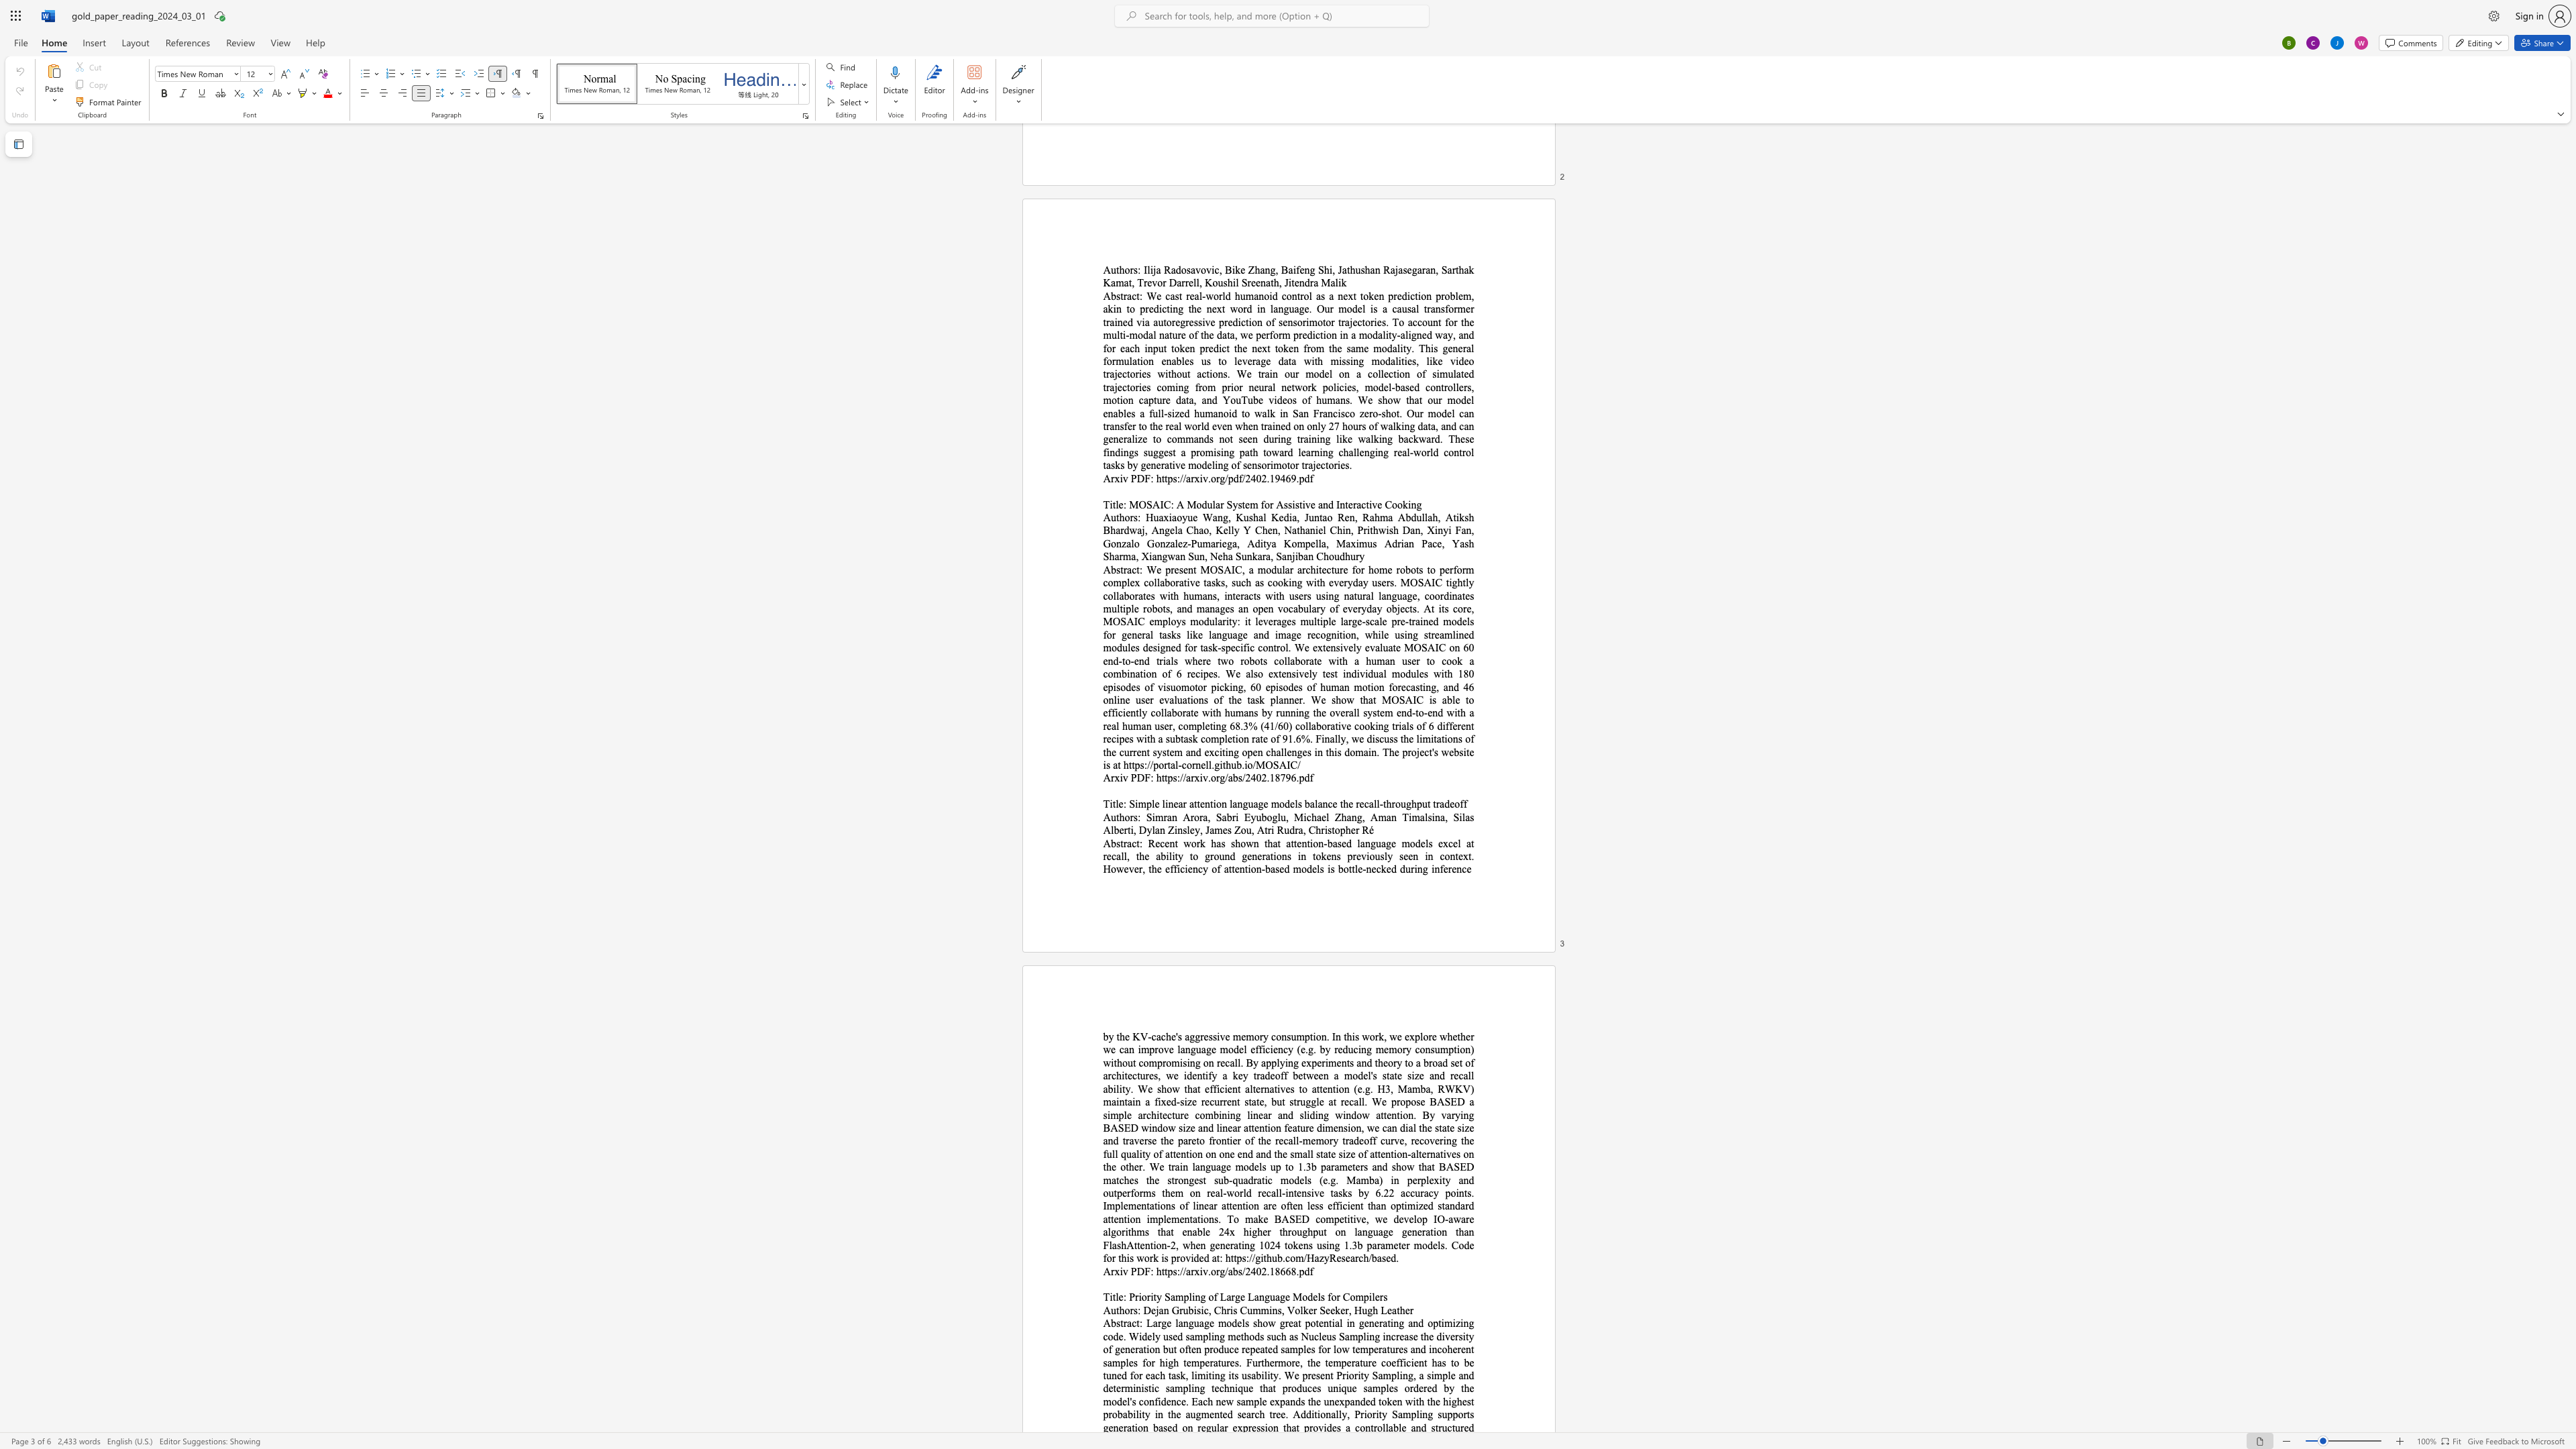  What do you see at coordinates (1140, 776) in the screenshot?
I see `the 1th character "D" in the text` at bounding box center [1140, 776].